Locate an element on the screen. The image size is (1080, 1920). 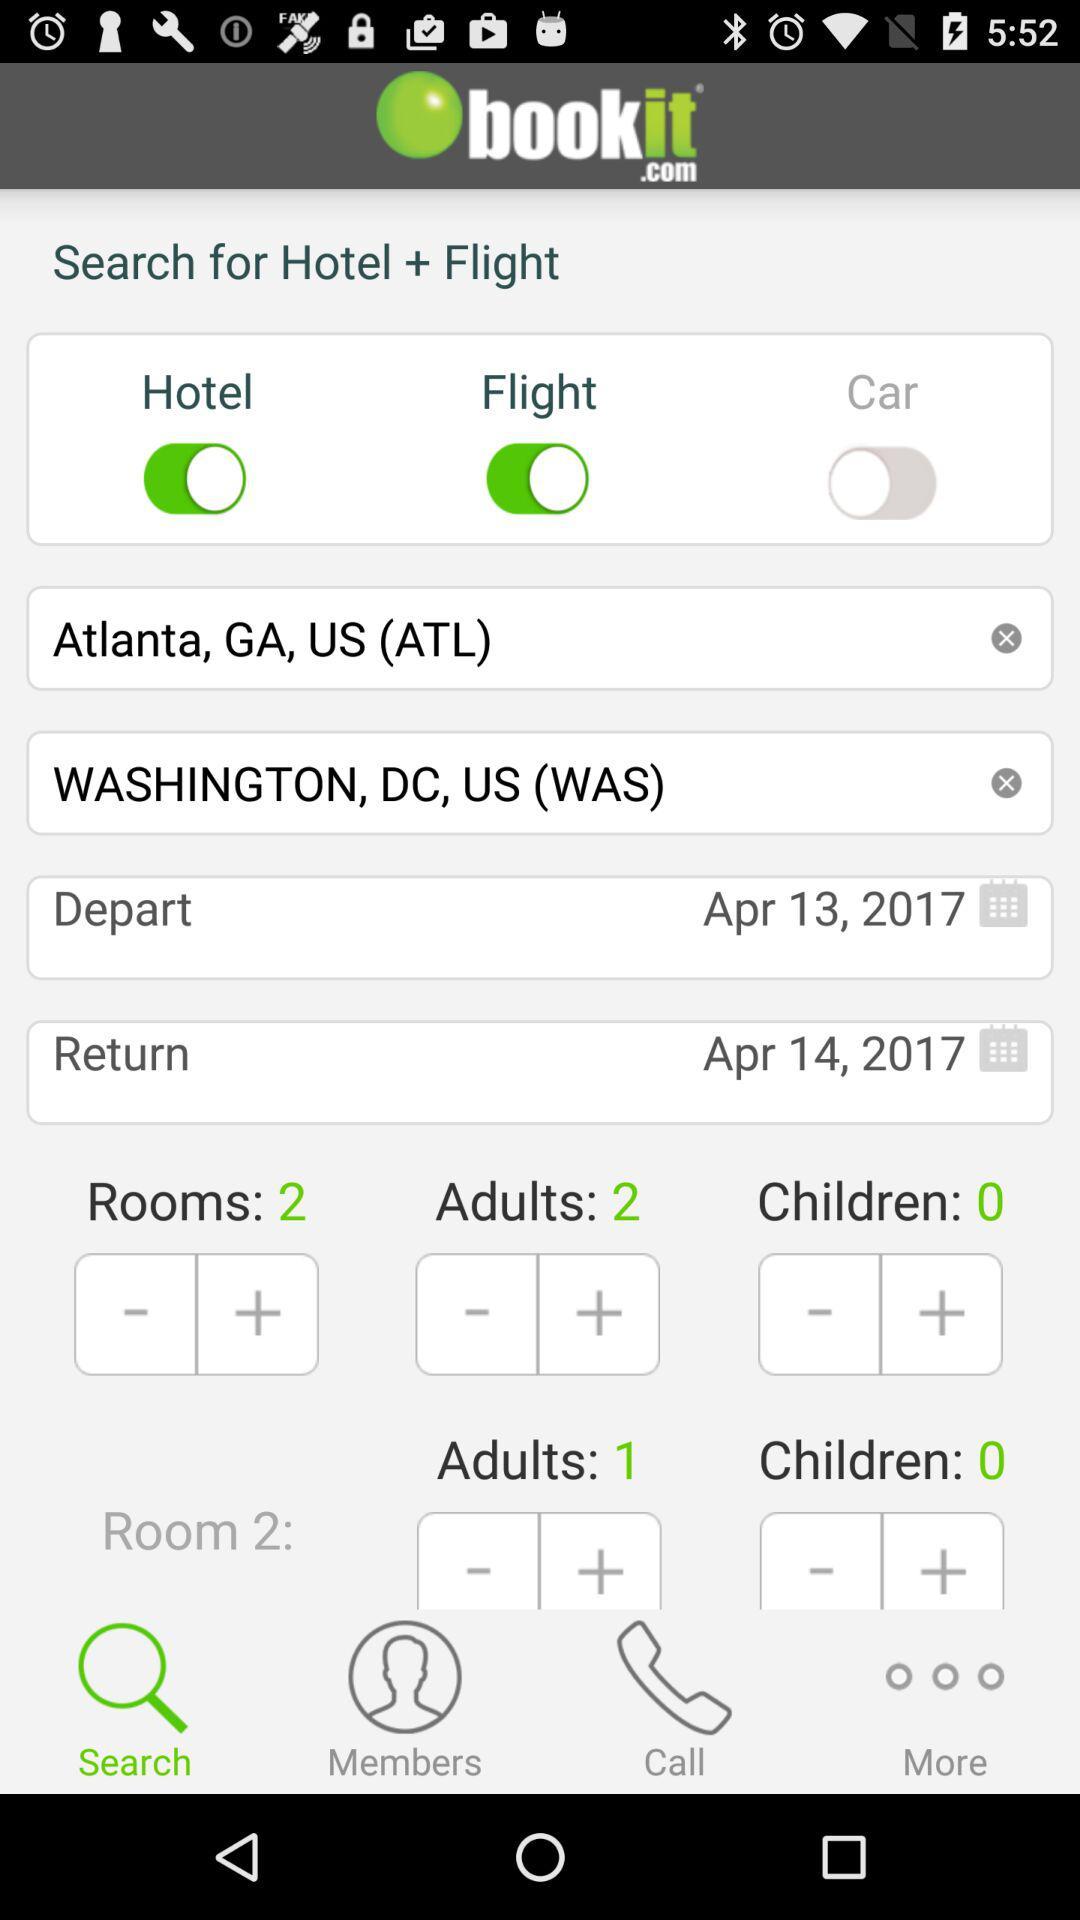
the minus icon is located at coordinates (135, 1405).